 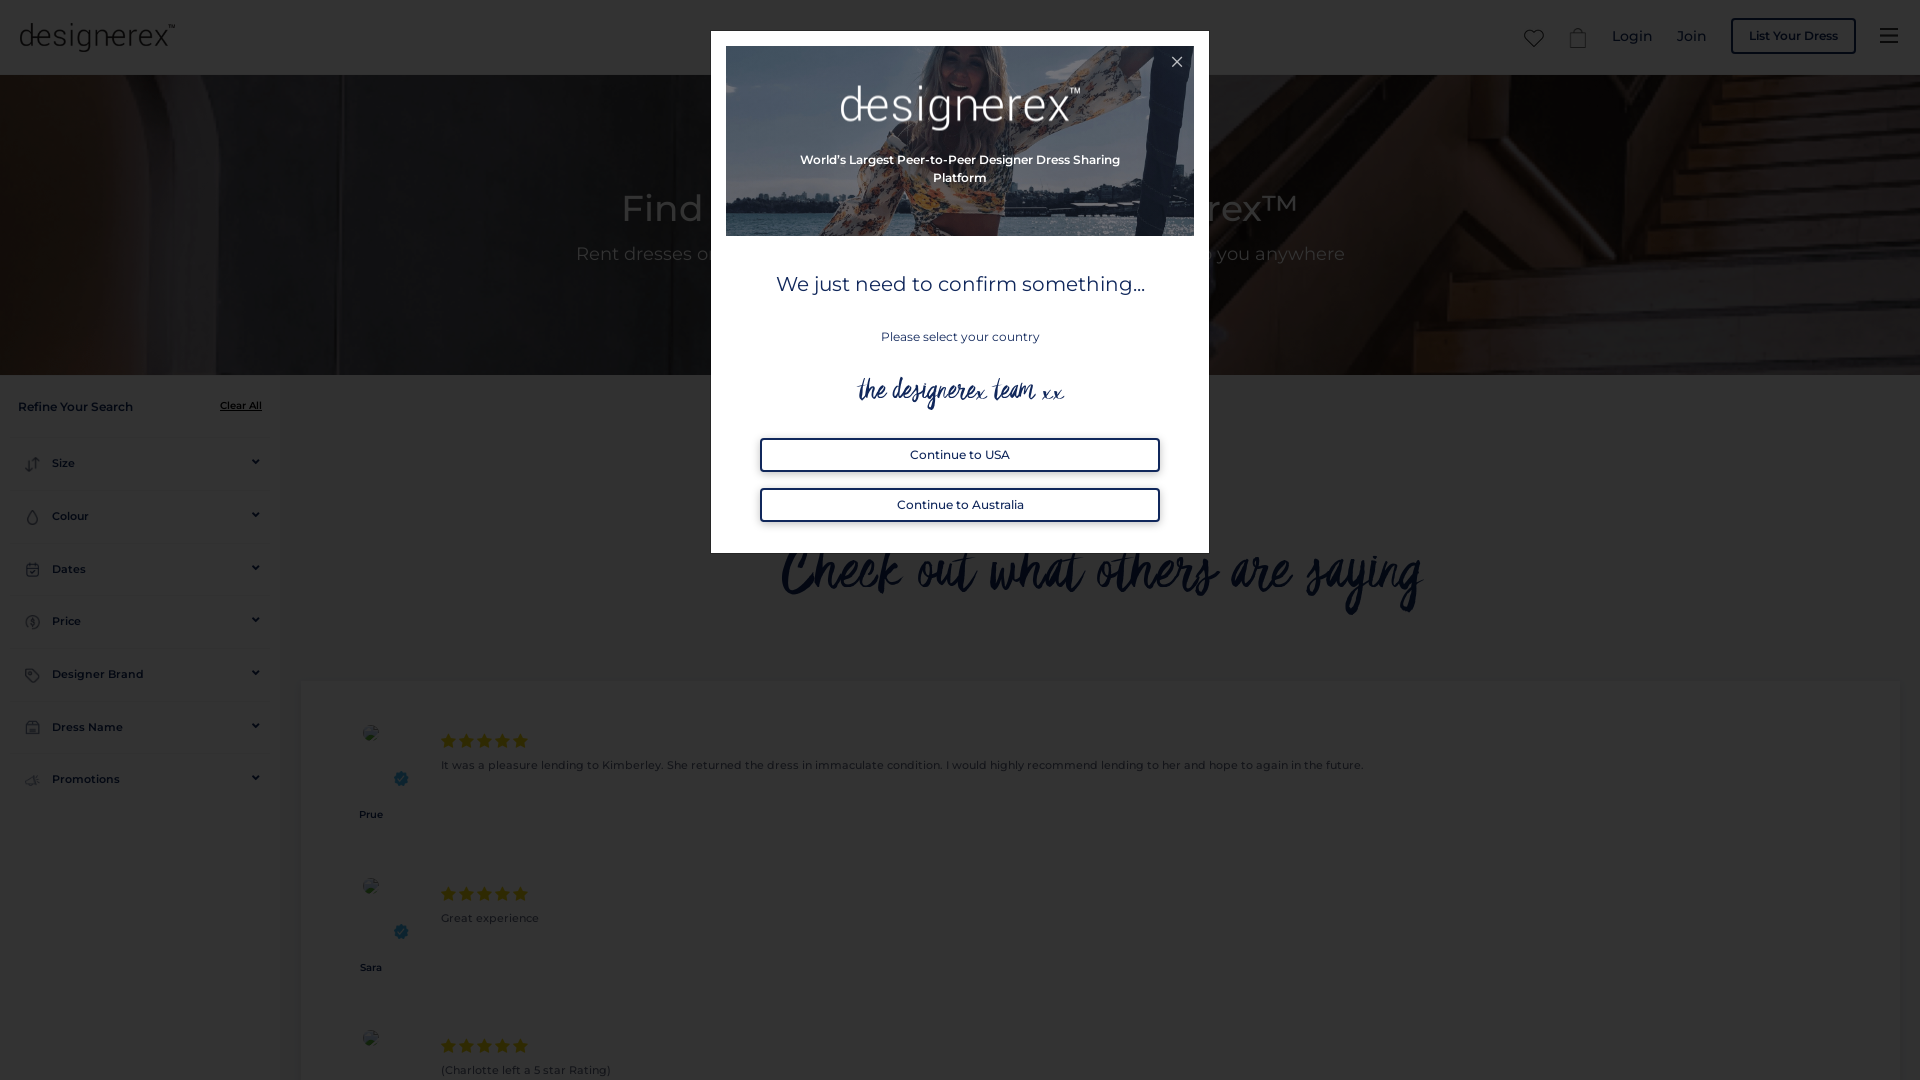 I want to click on 'List Your Dress', so click(x=1793, y=35).